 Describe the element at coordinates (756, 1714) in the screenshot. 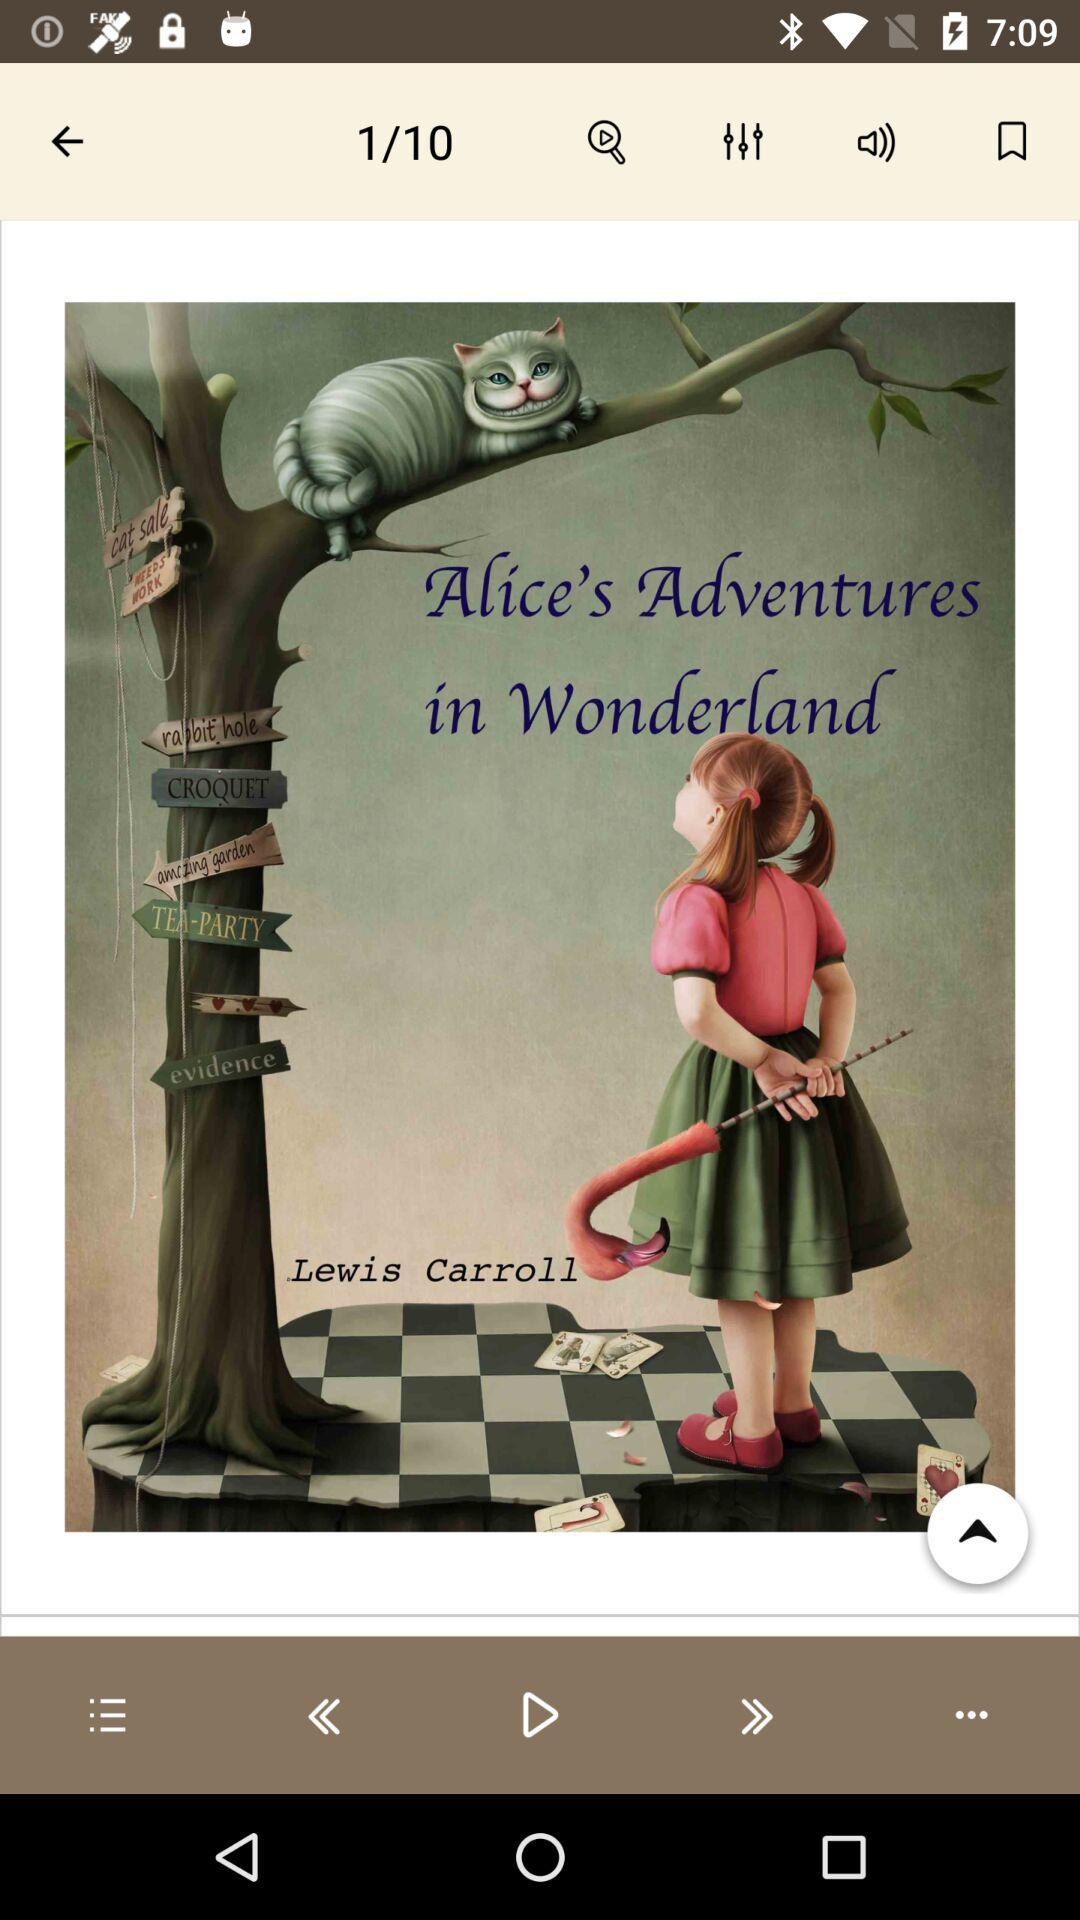

I see `go forward` at that location.